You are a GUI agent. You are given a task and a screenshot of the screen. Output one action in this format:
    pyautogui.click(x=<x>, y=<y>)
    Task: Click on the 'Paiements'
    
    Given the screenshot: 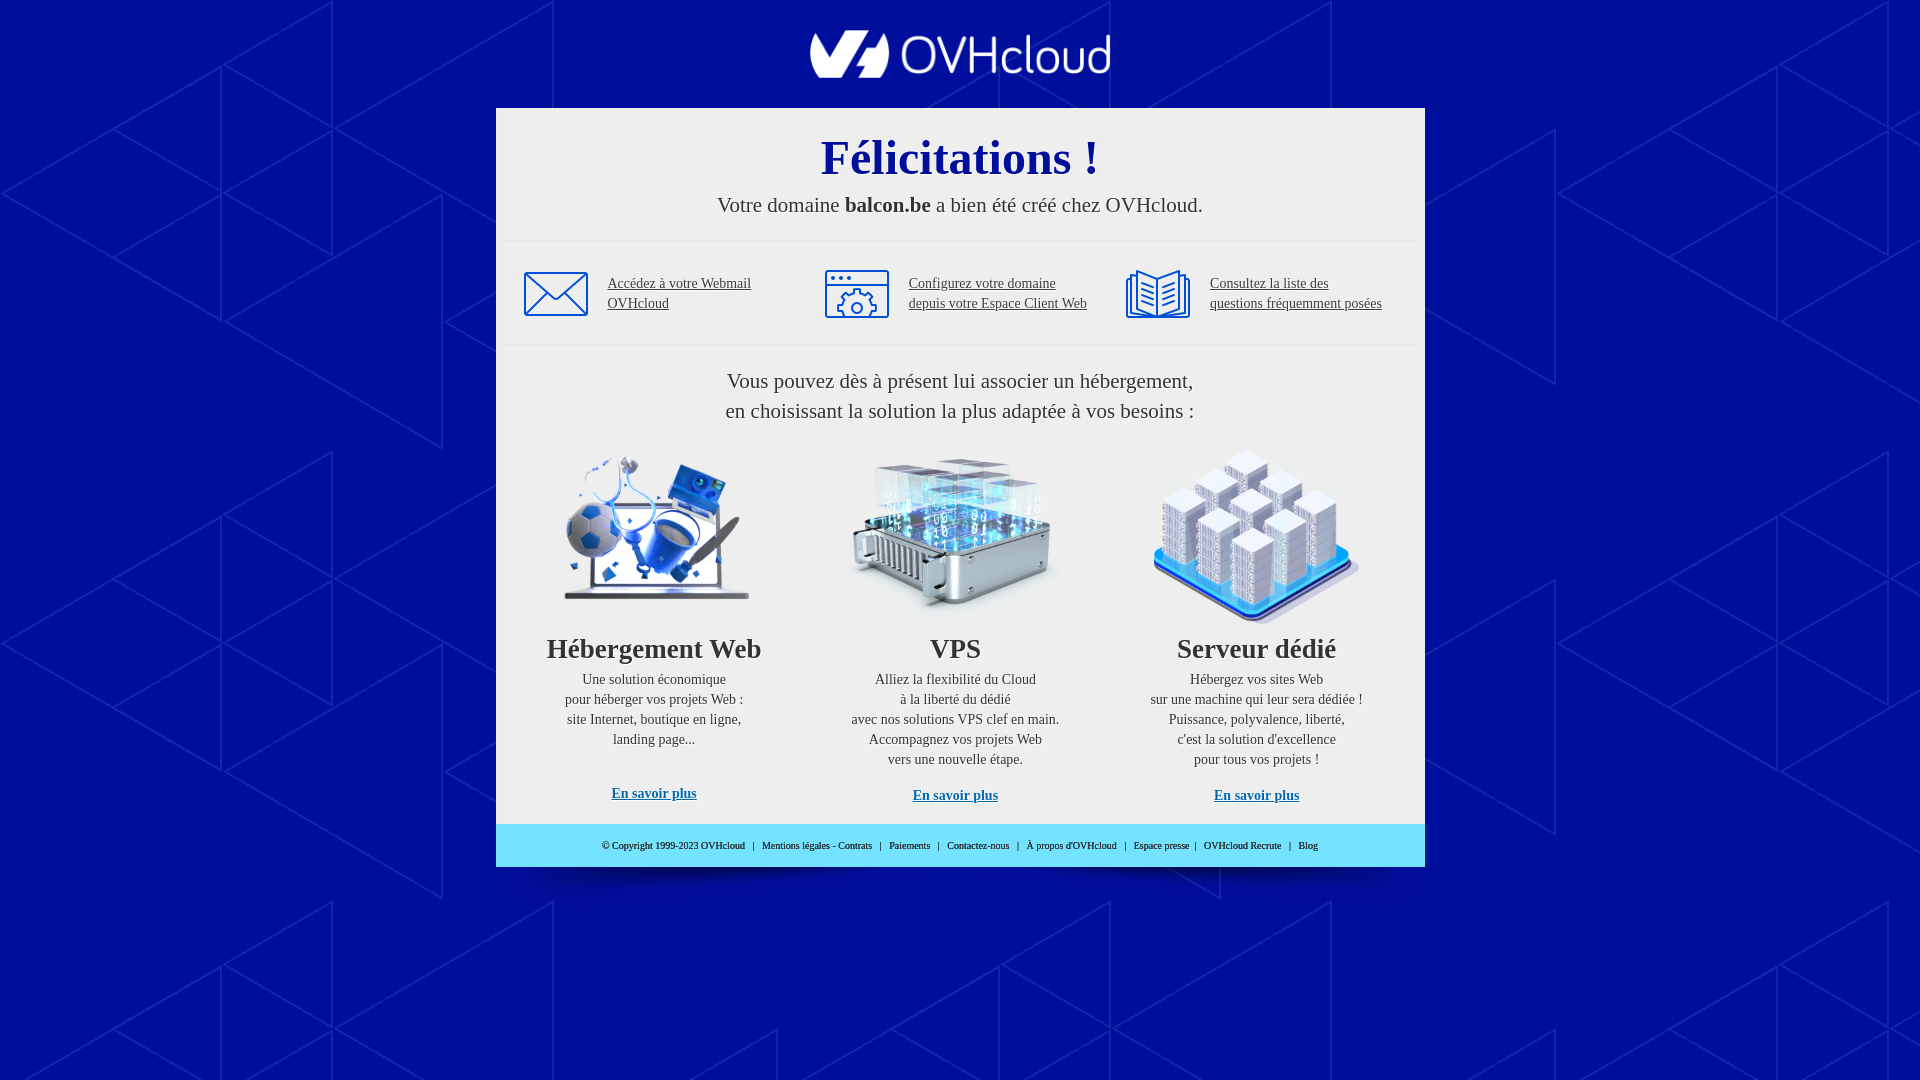 What is the action you would take?
    pyautogui.click(x=908, y=845)
    